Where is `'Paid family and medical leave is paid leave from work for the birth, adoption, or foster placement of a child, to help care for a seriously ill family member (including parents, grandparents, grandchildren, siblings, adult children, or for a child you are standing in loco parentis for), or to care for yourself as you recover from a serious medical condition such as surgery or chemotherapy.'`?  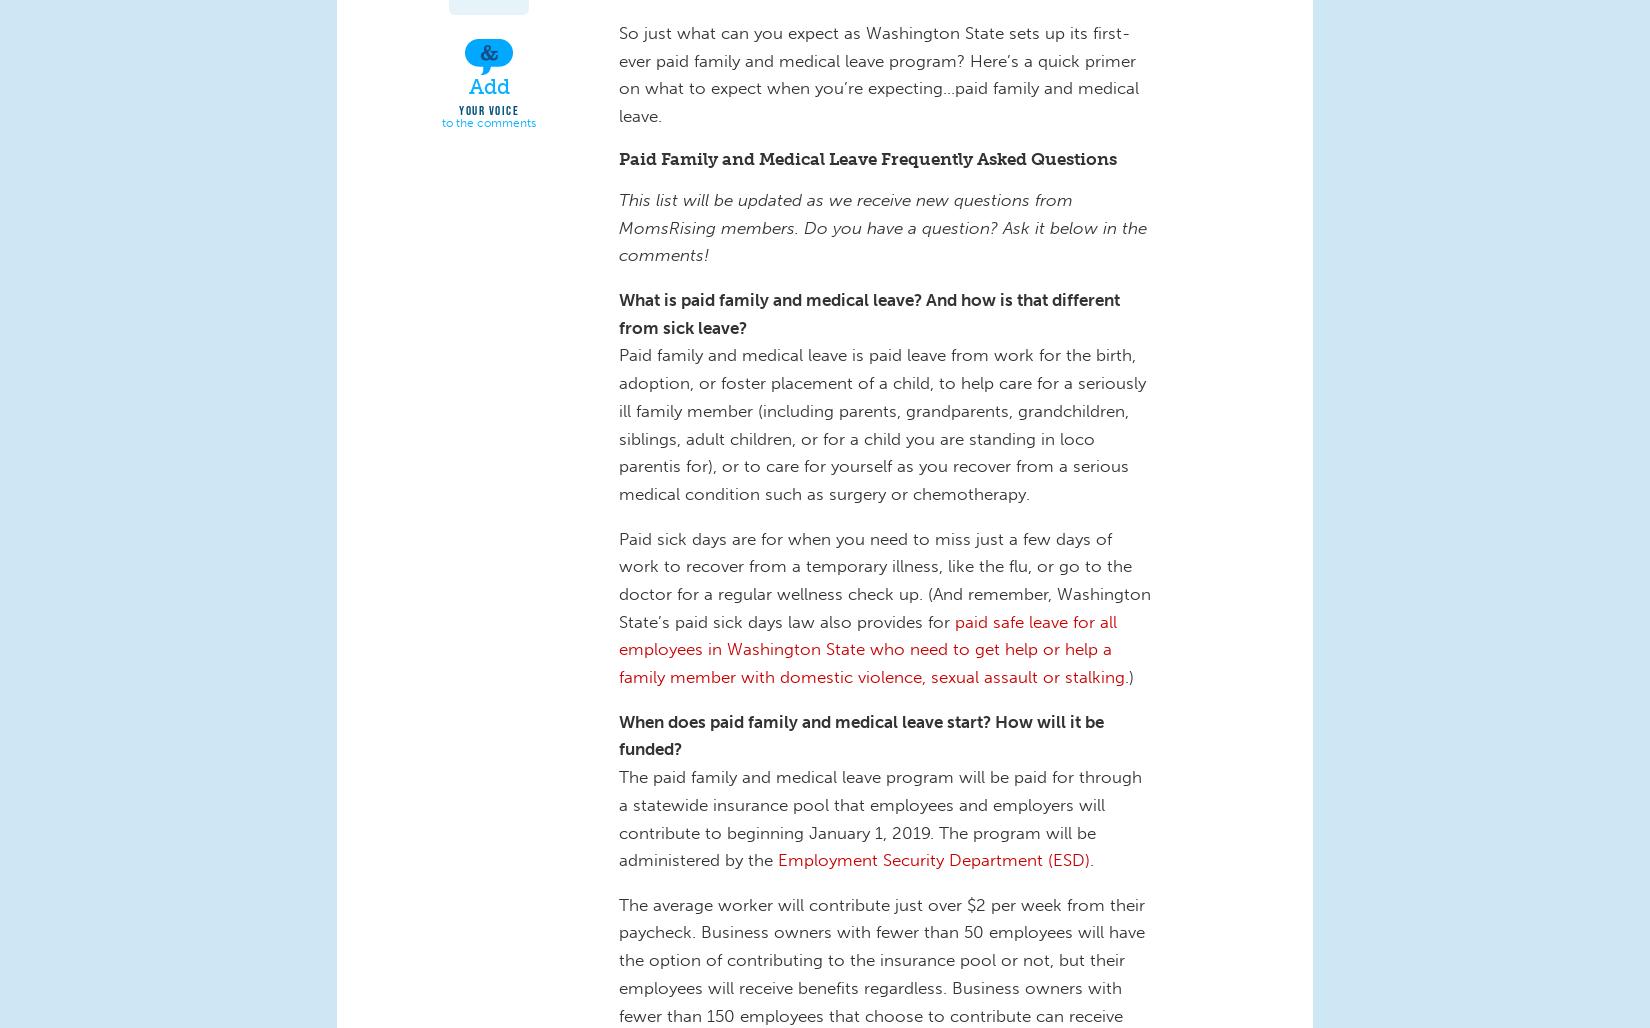
'Paid family and medical leave is paid leave from work for the birth, adoption, or foster placement of a child, to help care for a seriously ill family member (including parents, grandparents, grandchildren, siblings, adult children, or for a child you are standing in loco parentis for), or to care for yourself as you recover from a serious medical condition such as surgery or chemotherapy.' is located at coordinates (618, 424).